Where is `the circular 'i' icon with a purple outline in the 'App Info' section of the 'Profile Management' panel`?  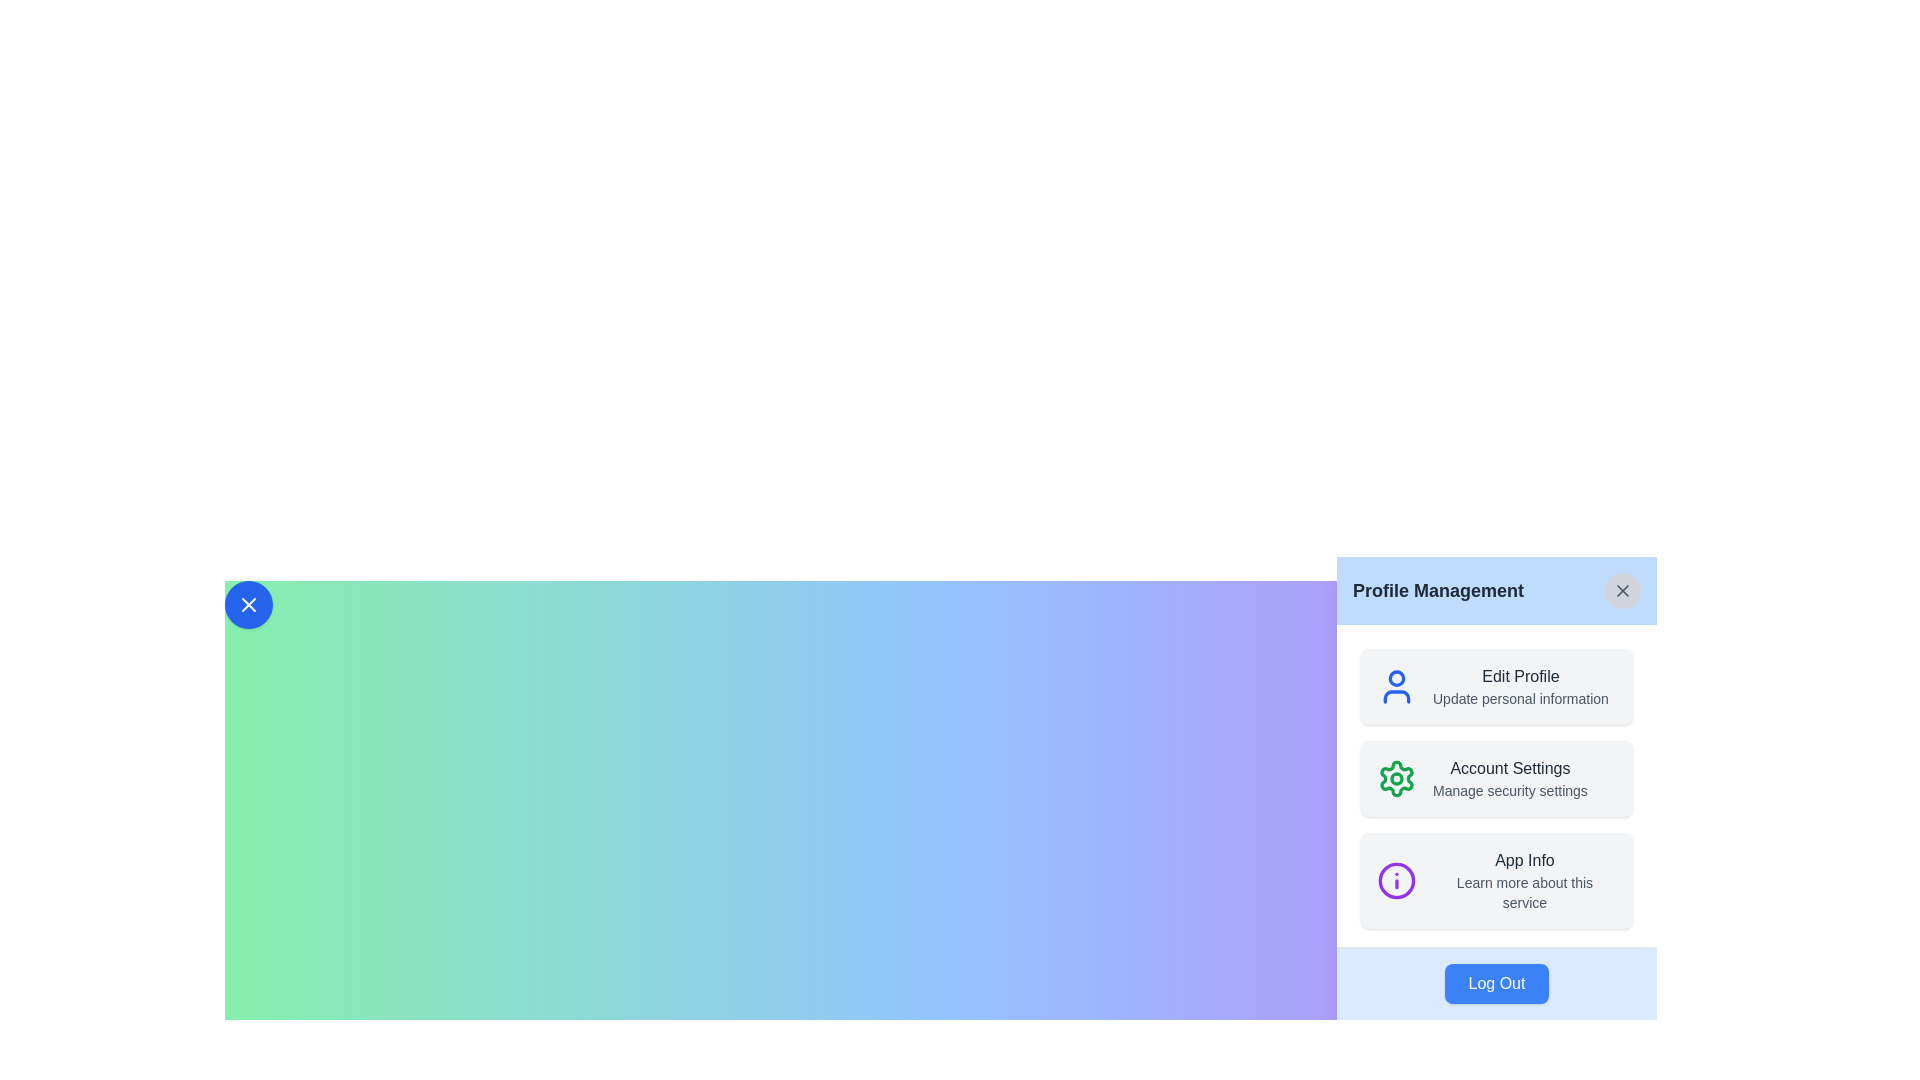 the circular 'i' icon with a purple outline in the 'App Info' section of the 'Profile Management' panel is located at coordinates (1395, 879).